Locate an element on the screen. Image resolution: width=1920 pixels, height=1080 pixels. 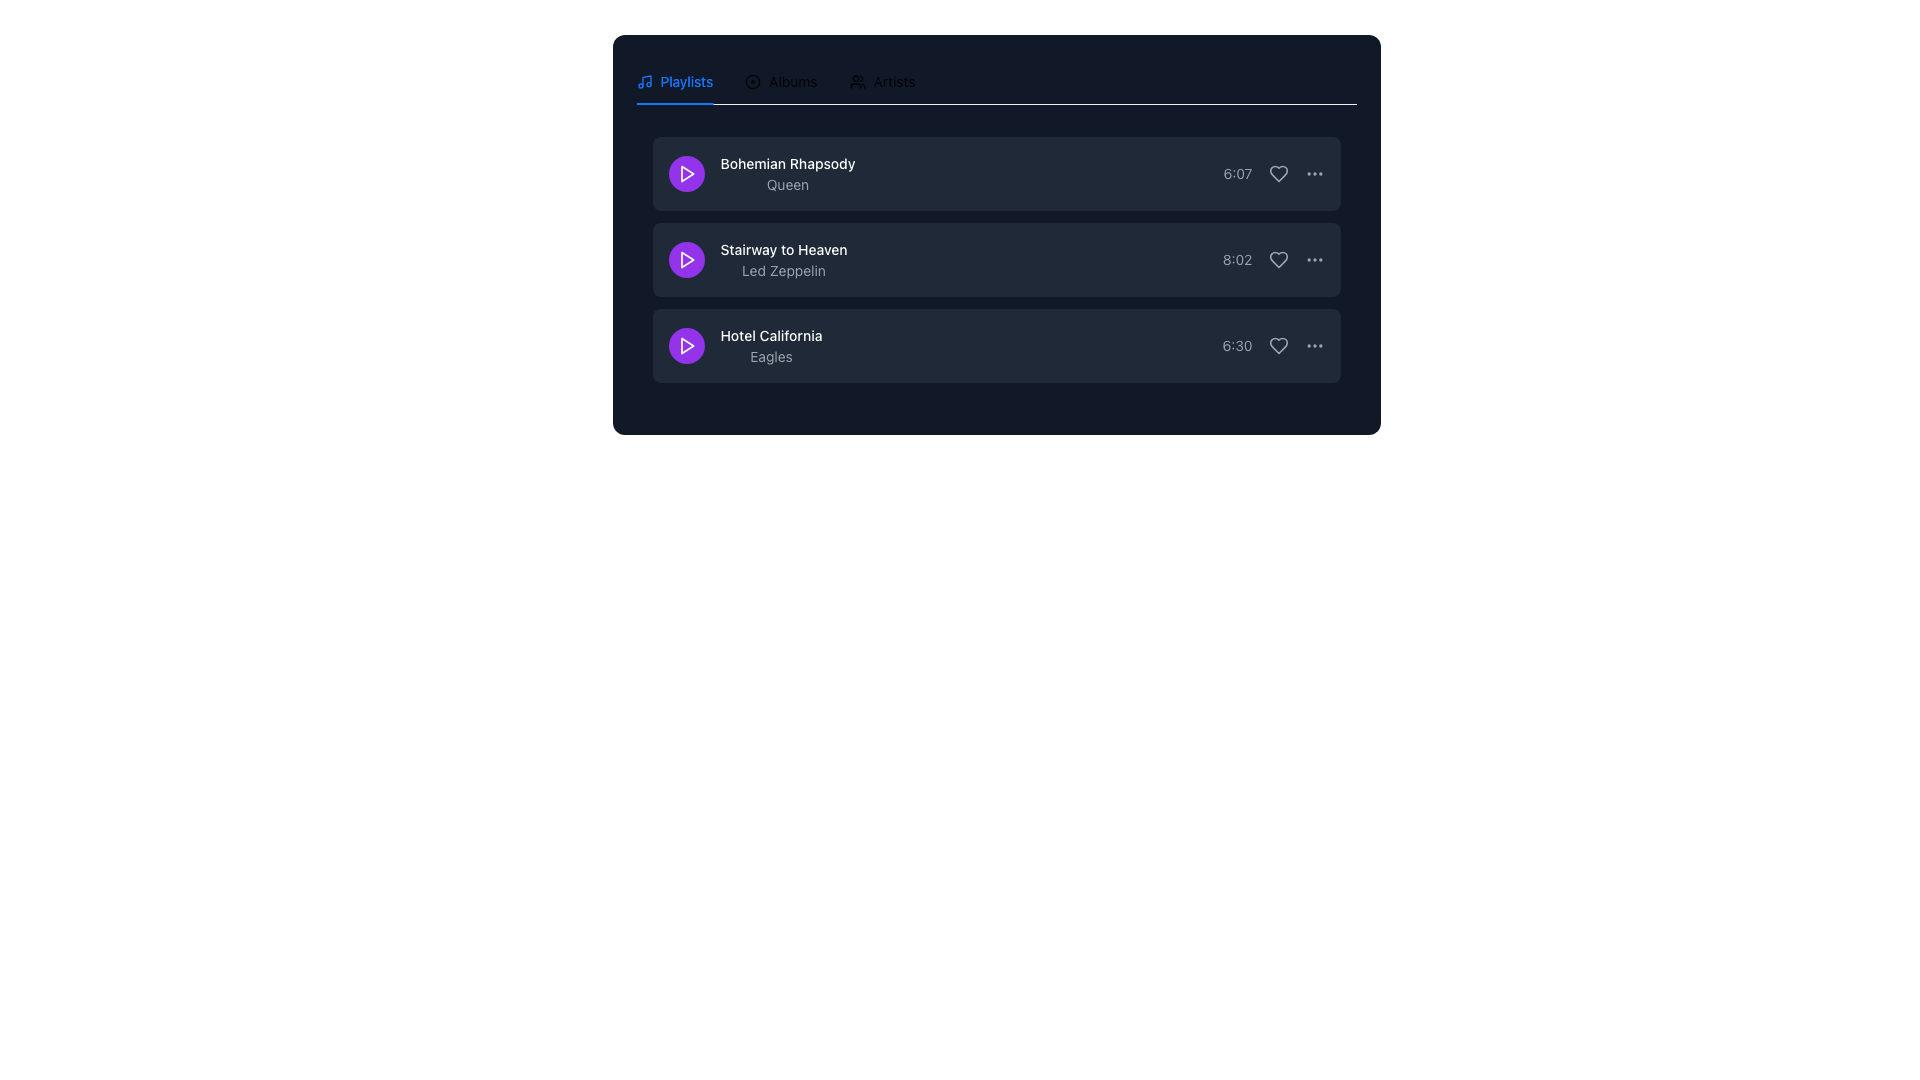
the circular play button located to the far left of the row containing the song title 'Bohemian Rhapsody' and artist 'Queen' to initiate playback is located at coordinates (686, 172).